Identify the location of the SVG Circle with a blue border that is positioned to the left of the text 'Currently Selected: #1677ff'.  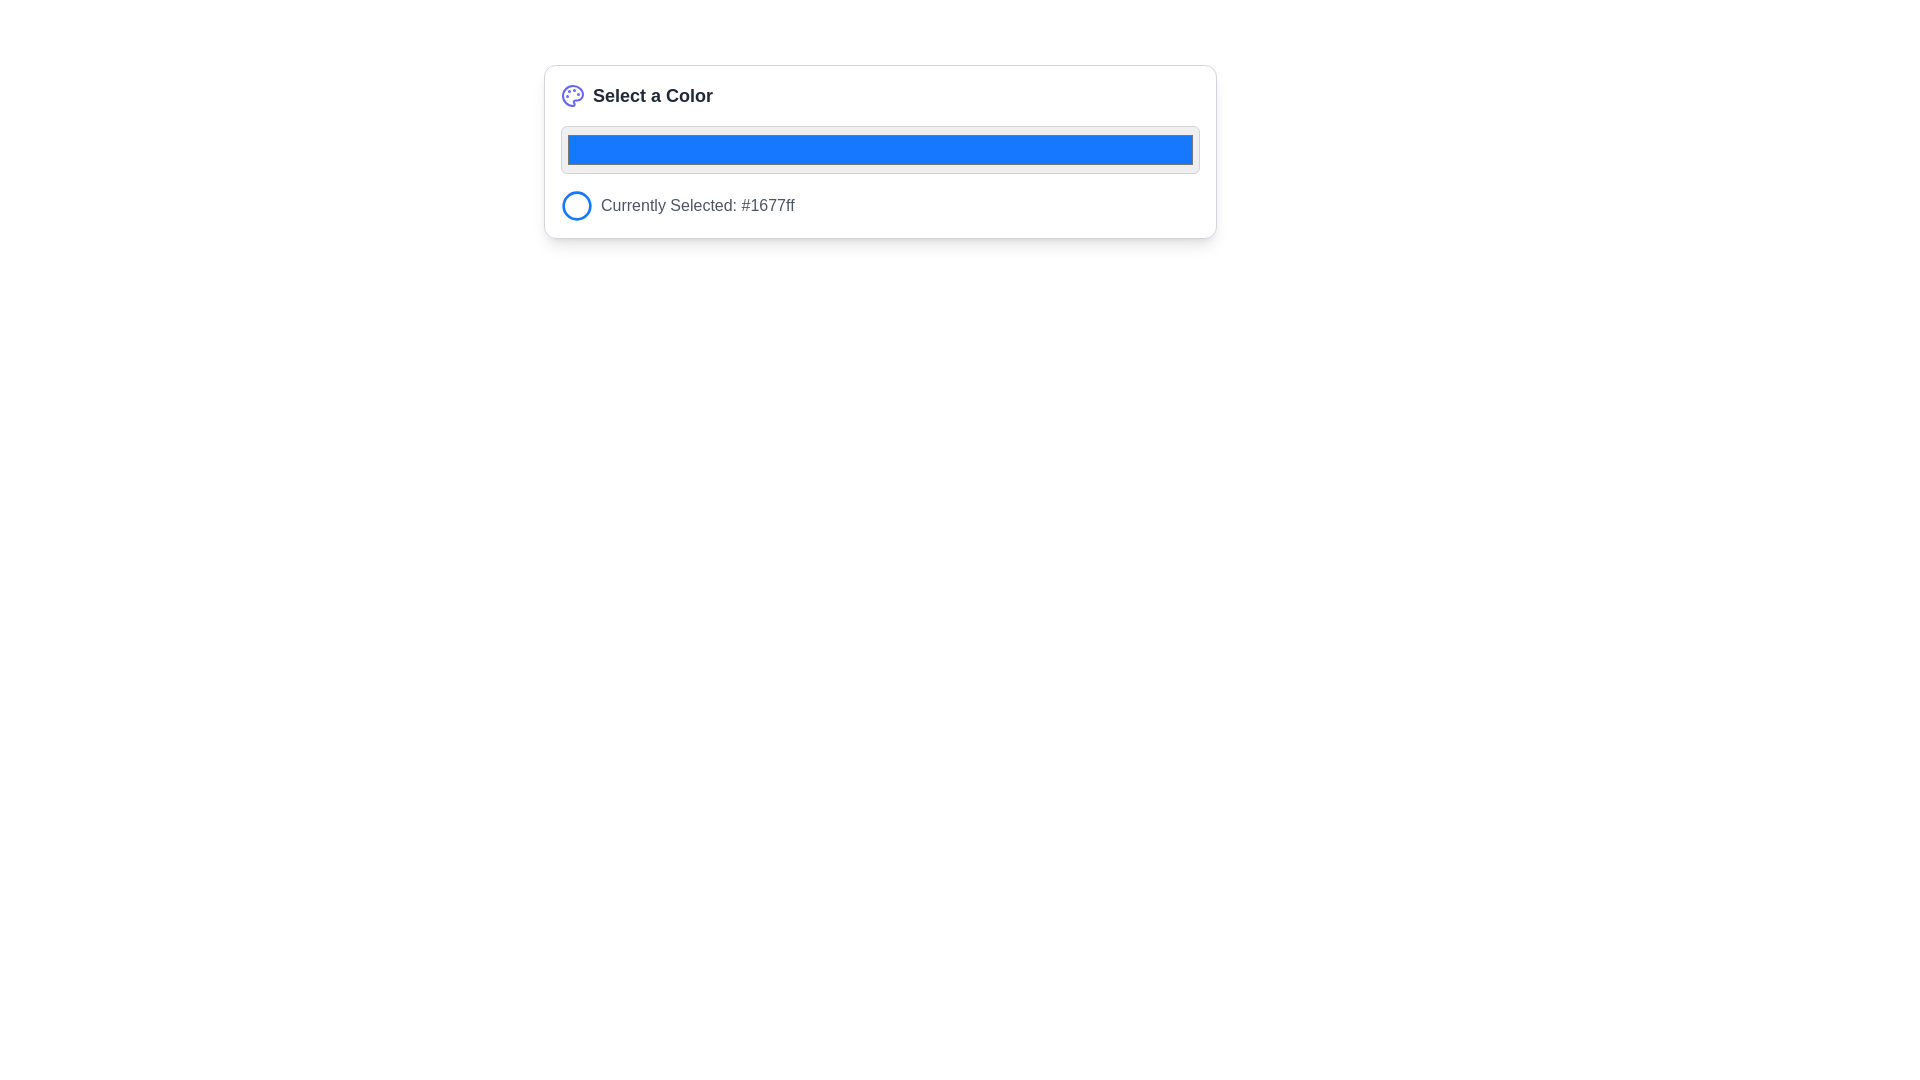
(575, 205).